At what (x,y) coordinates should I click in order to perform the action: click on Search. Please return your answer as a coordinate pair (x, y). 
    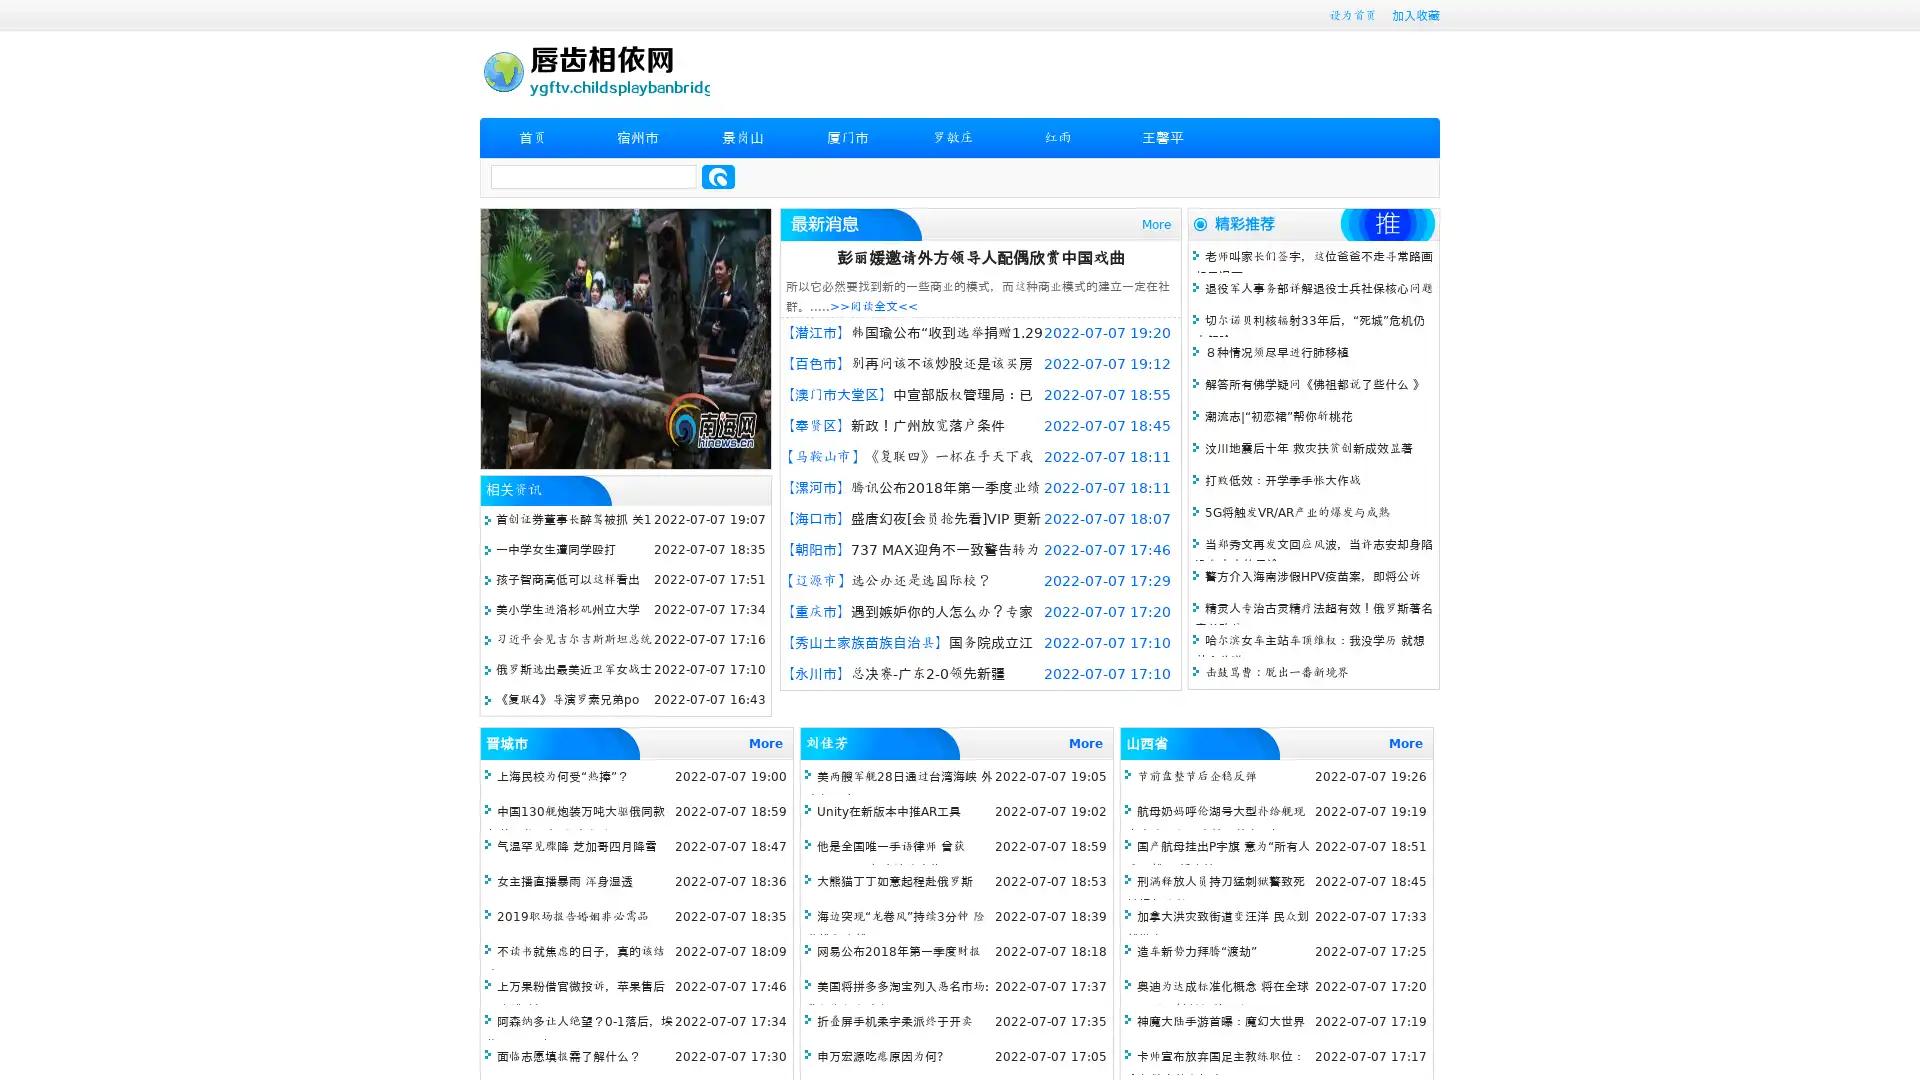
    Looking at the image, I should click on (718, 176).